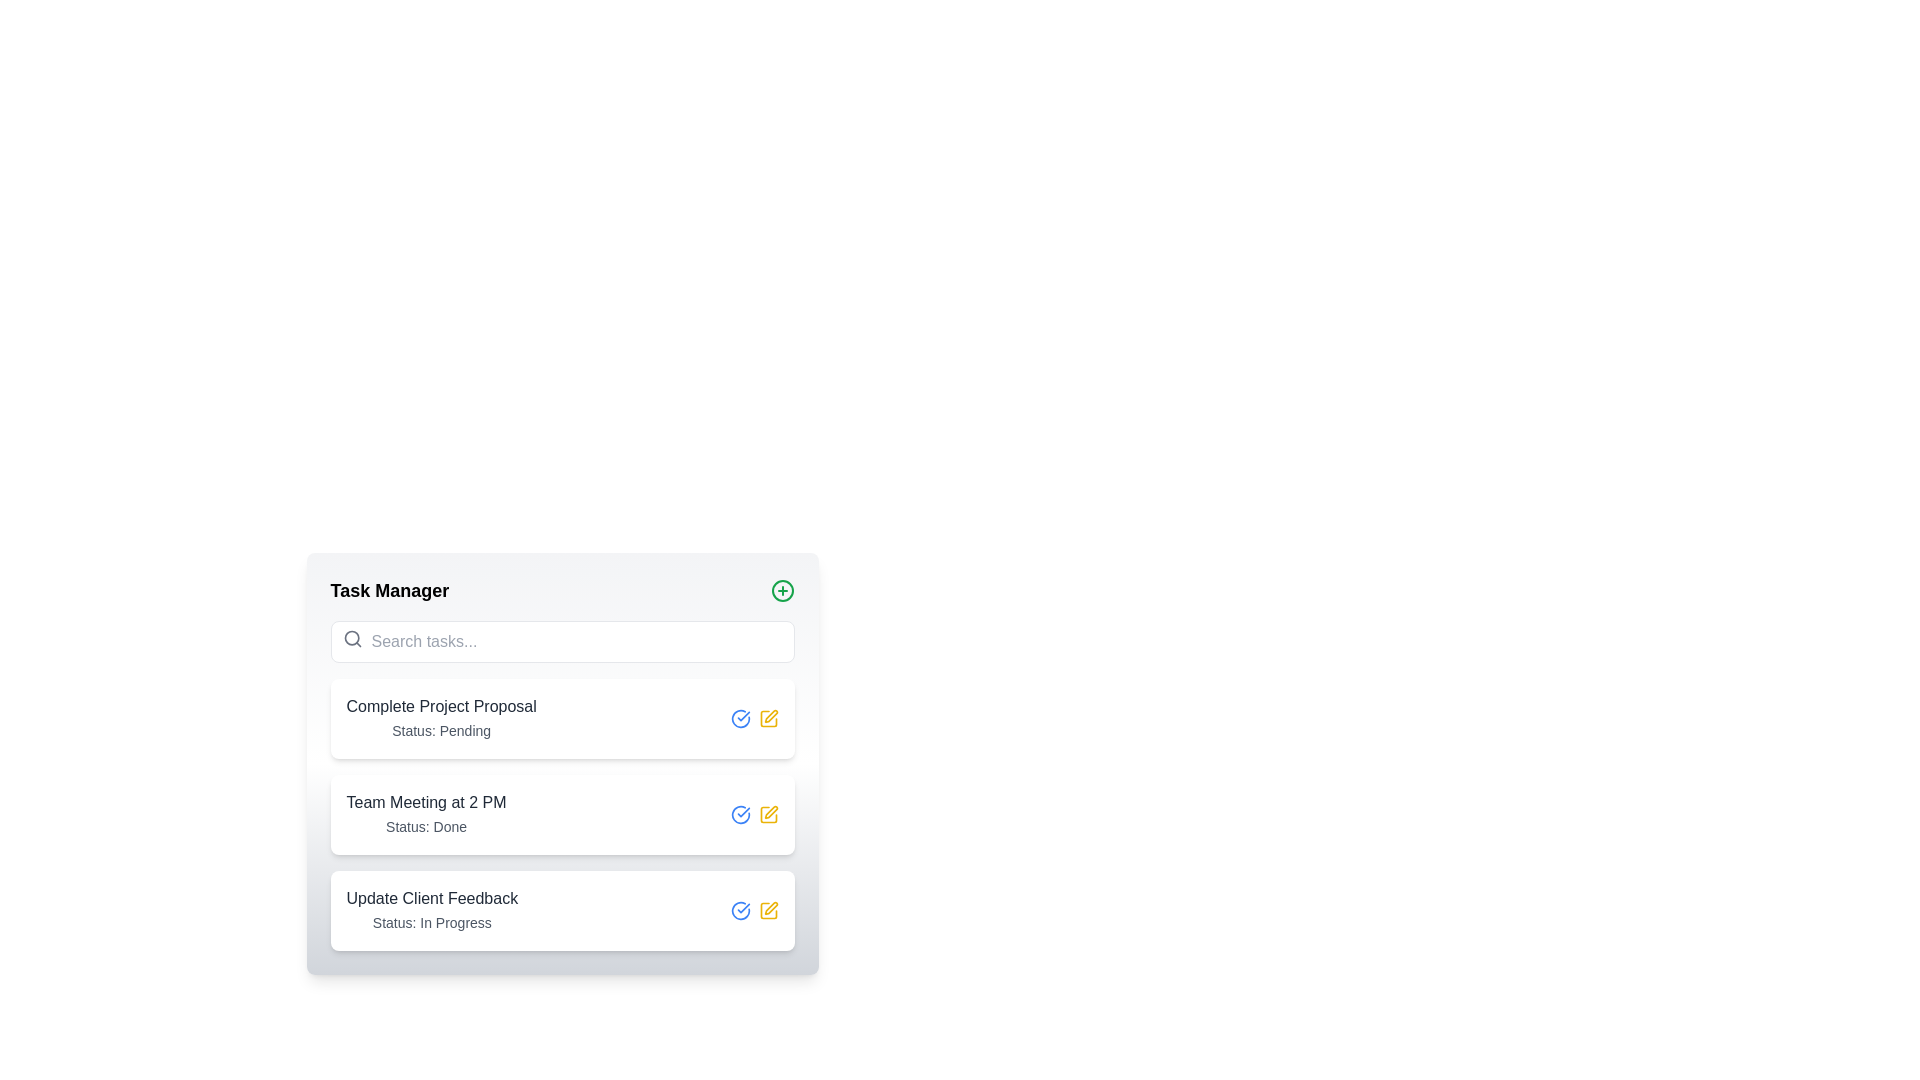  I want to click on the action button located in the top-right corner of the 'Task Manager' box, so click(781, 589).